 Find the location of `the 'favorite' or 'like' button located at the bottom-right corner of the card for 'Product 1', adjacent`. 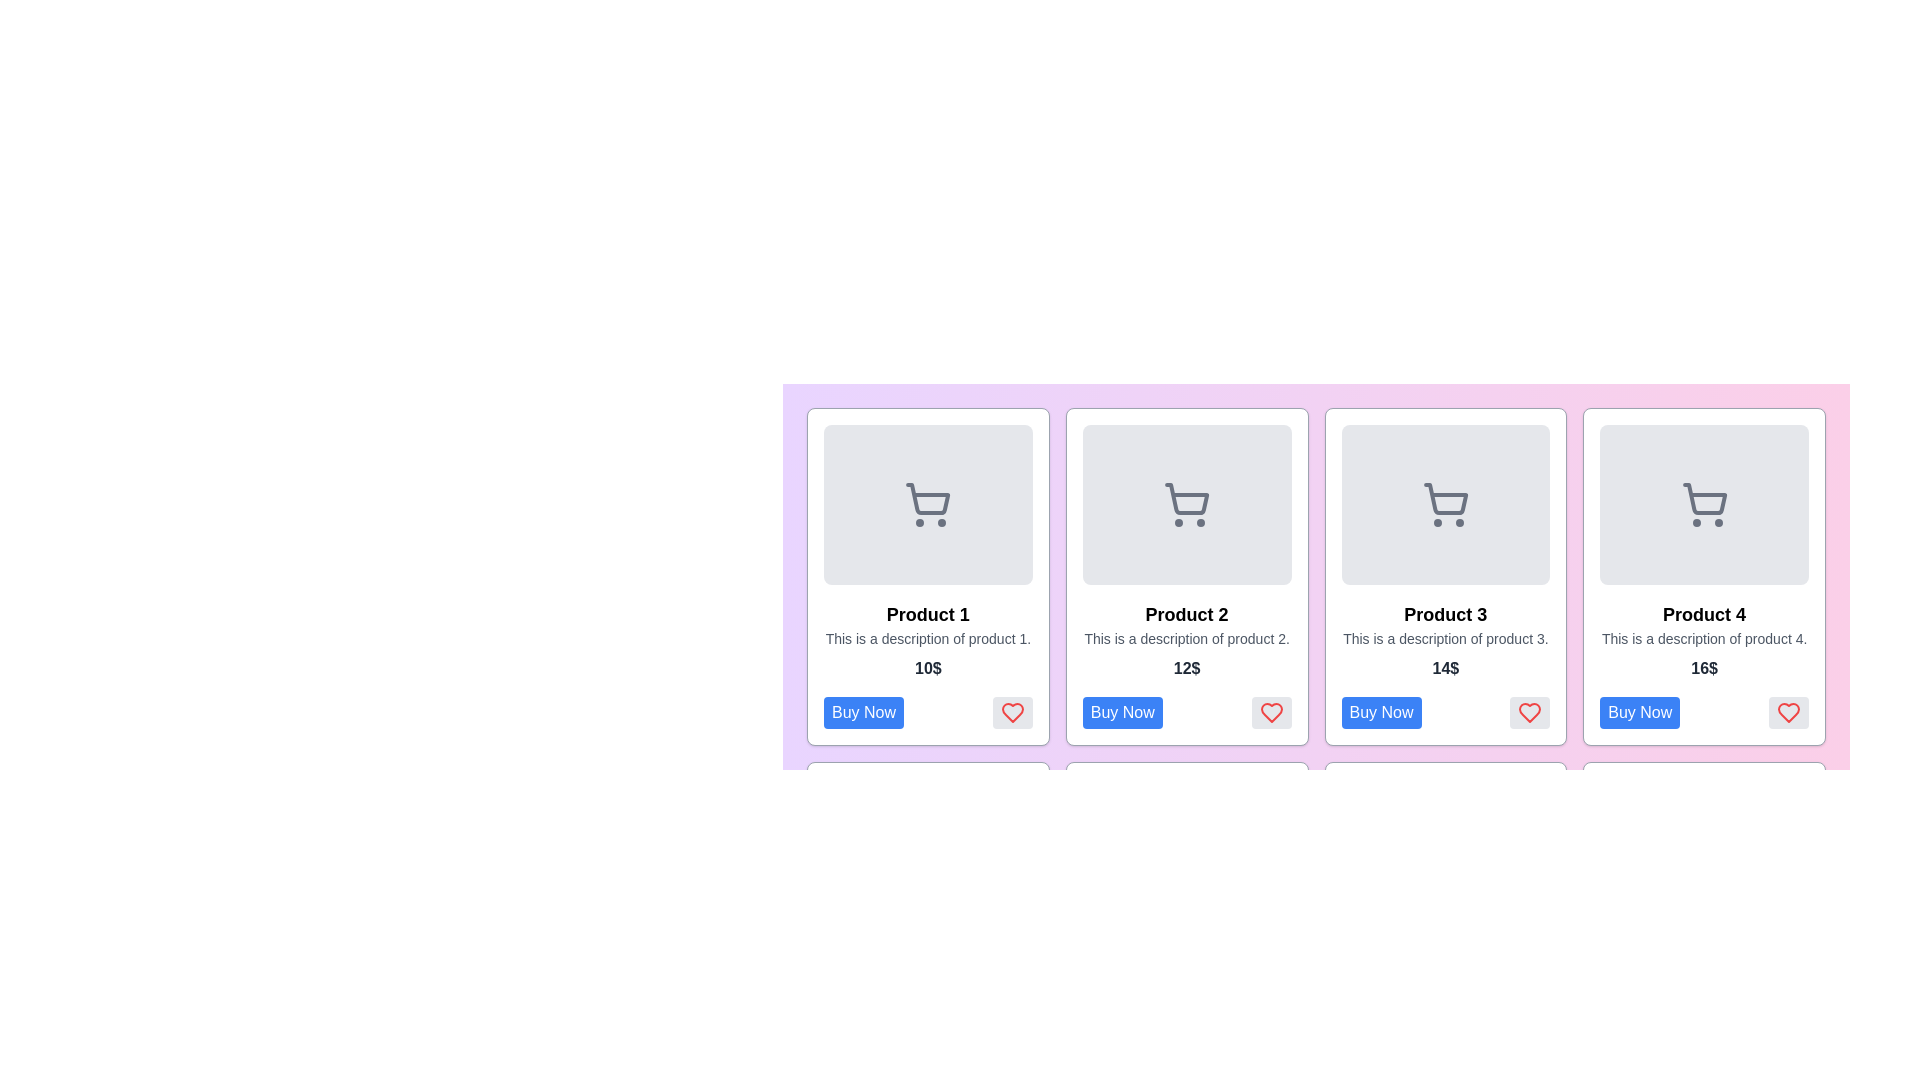

the 'favorite' or 'like' button located at the bottom-right corner of the card for 'Product 1', adjacent is located at coordinates (1012, 712).